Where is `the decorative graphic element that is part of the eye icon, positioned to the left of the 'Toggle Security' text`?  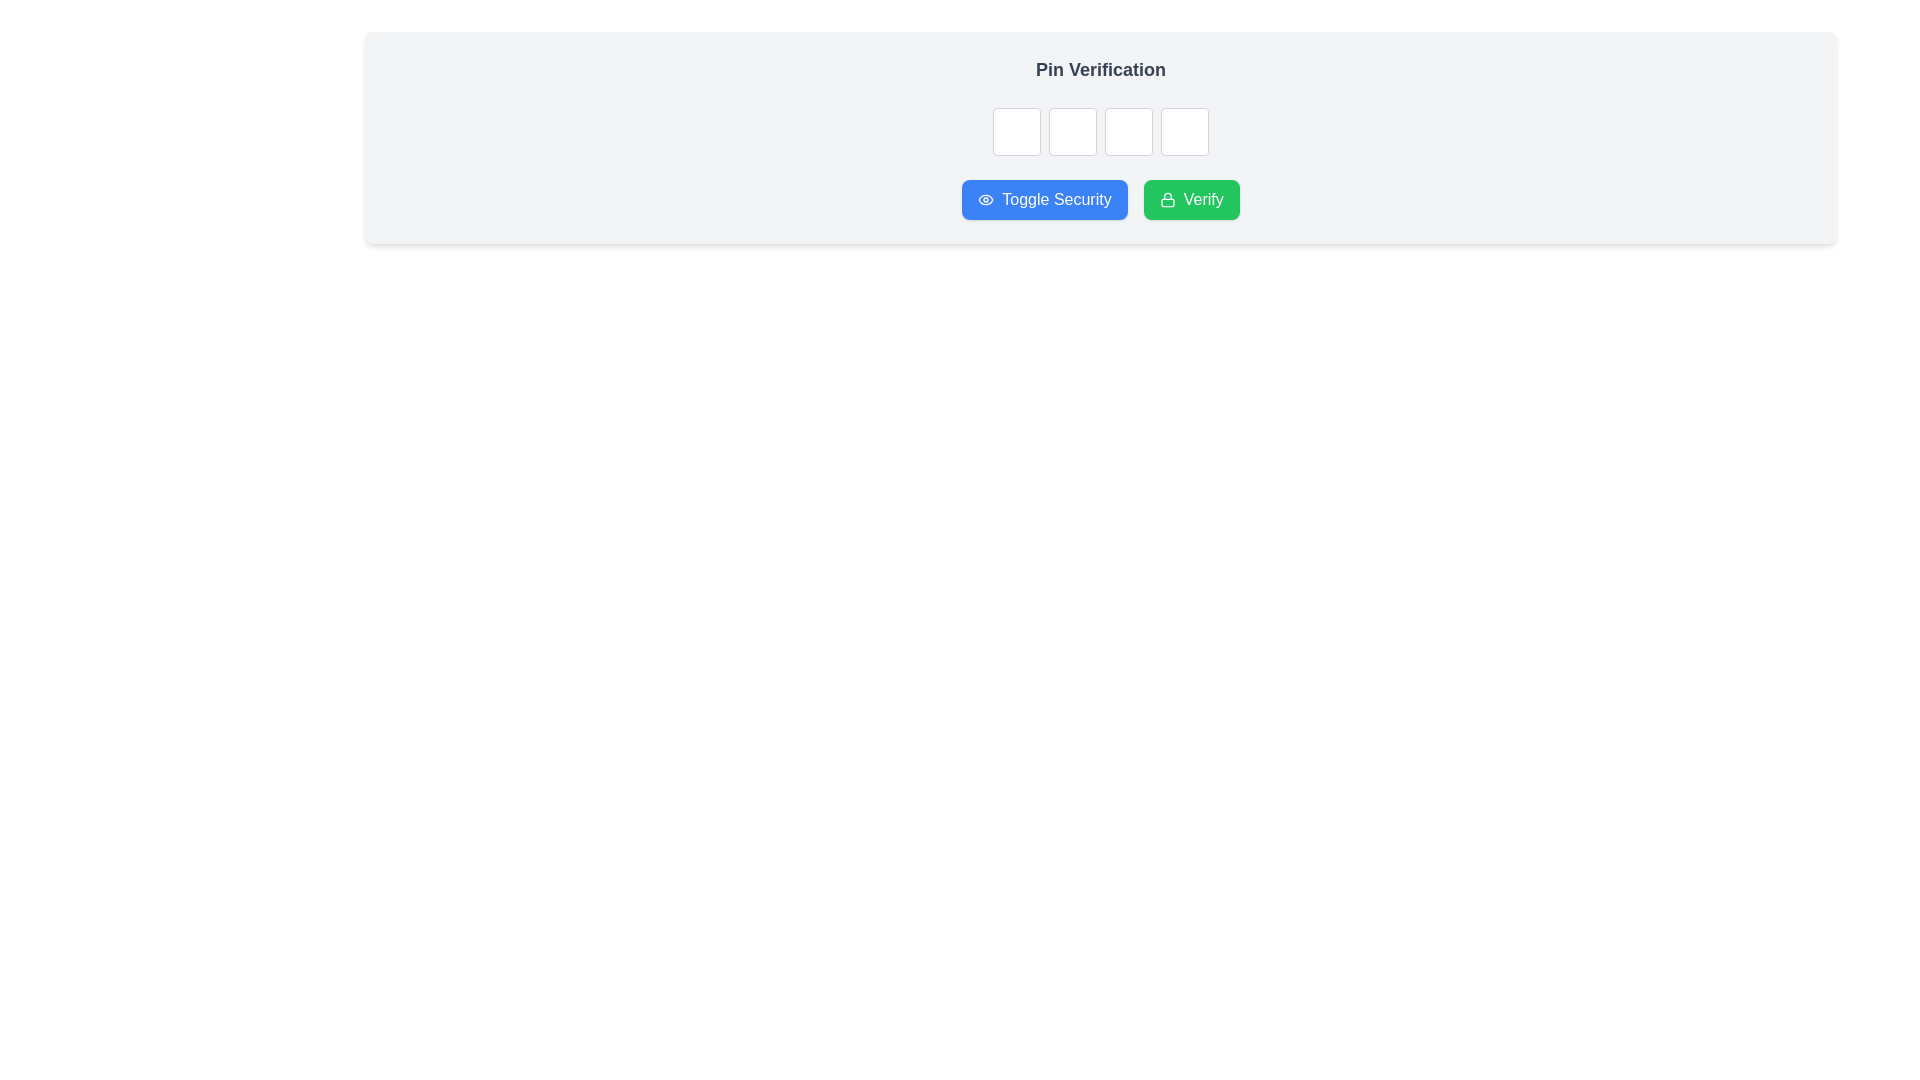 the decorative graphic element that is part of the eye icon, positioned to the left of the 'Toggle Security' text is located at coordinates (986, 200).